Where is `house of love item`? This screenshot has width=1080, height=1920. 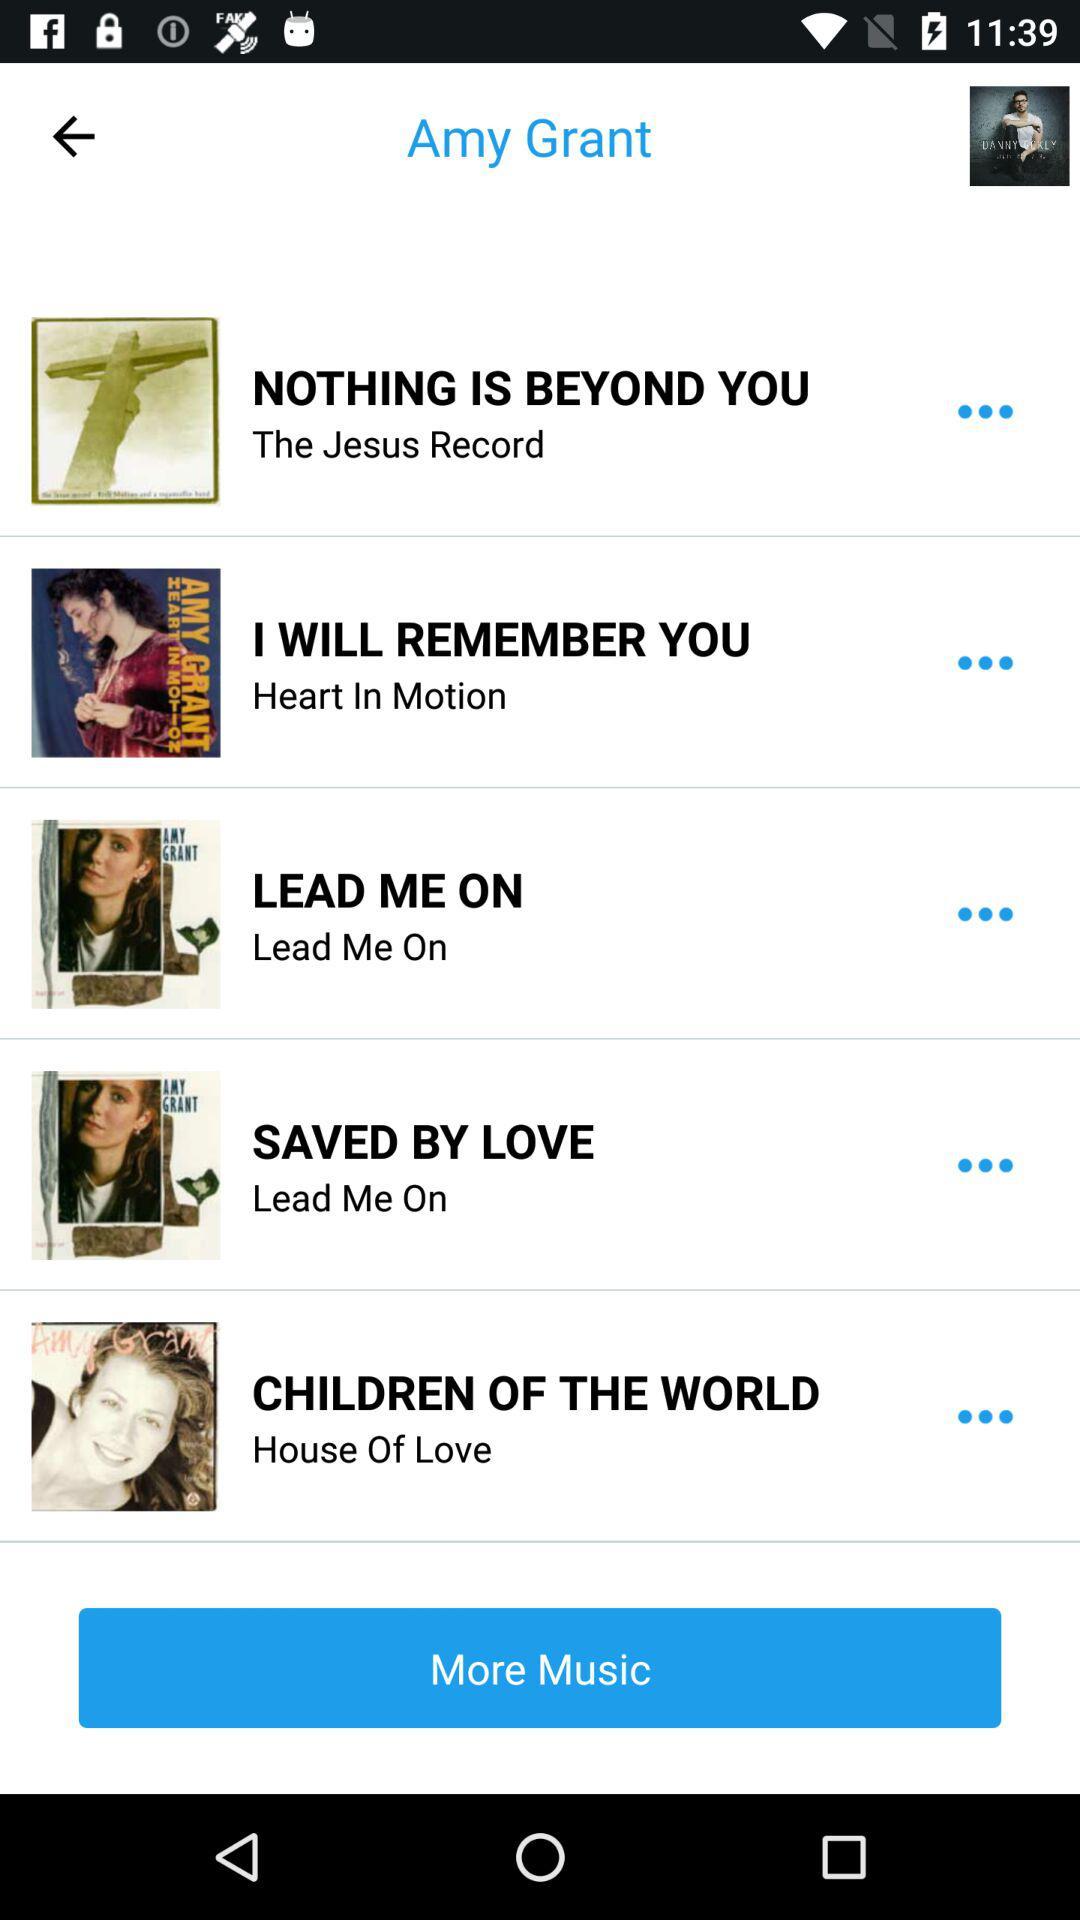 house of love item is located at coordinates (371, 1448).